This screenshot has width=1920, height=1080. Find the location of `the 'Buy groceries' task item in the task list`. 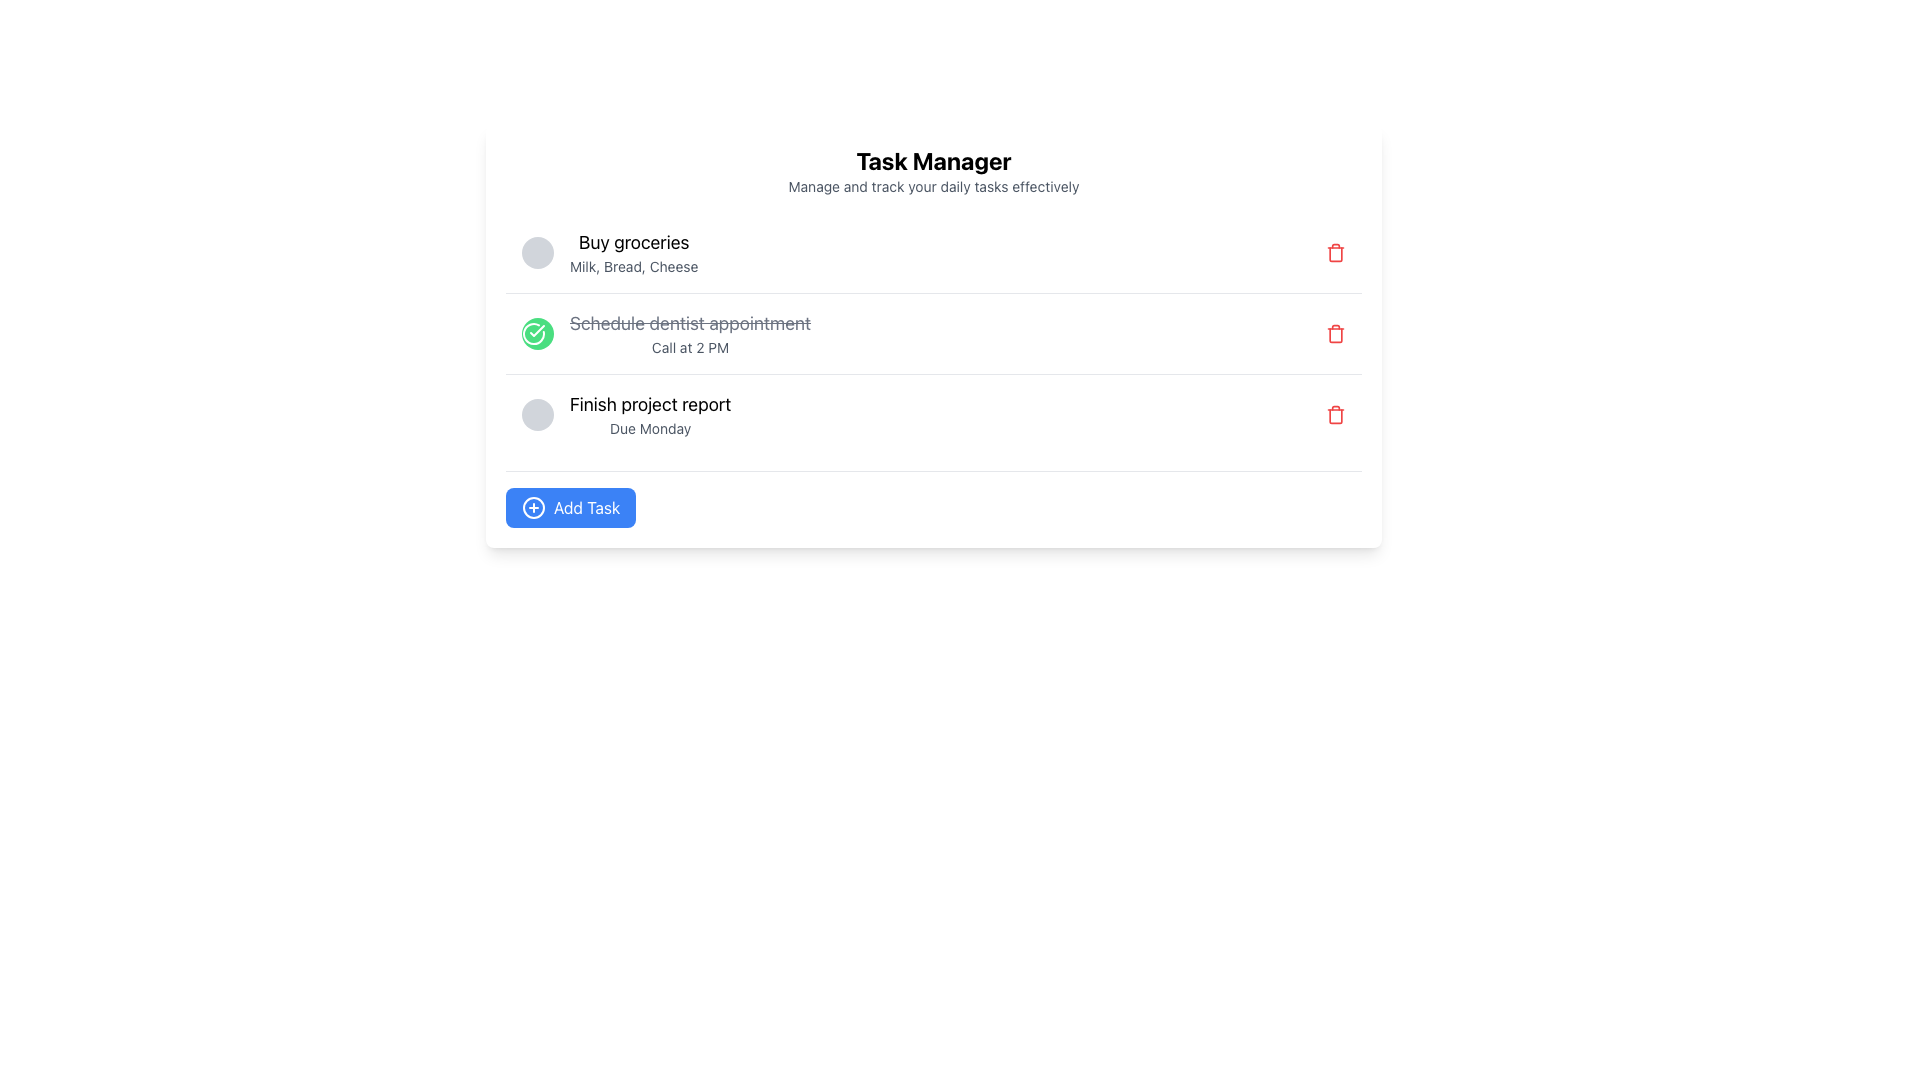

the 'Buy groceries' task item in the task list is located at coordinates (609, 252).